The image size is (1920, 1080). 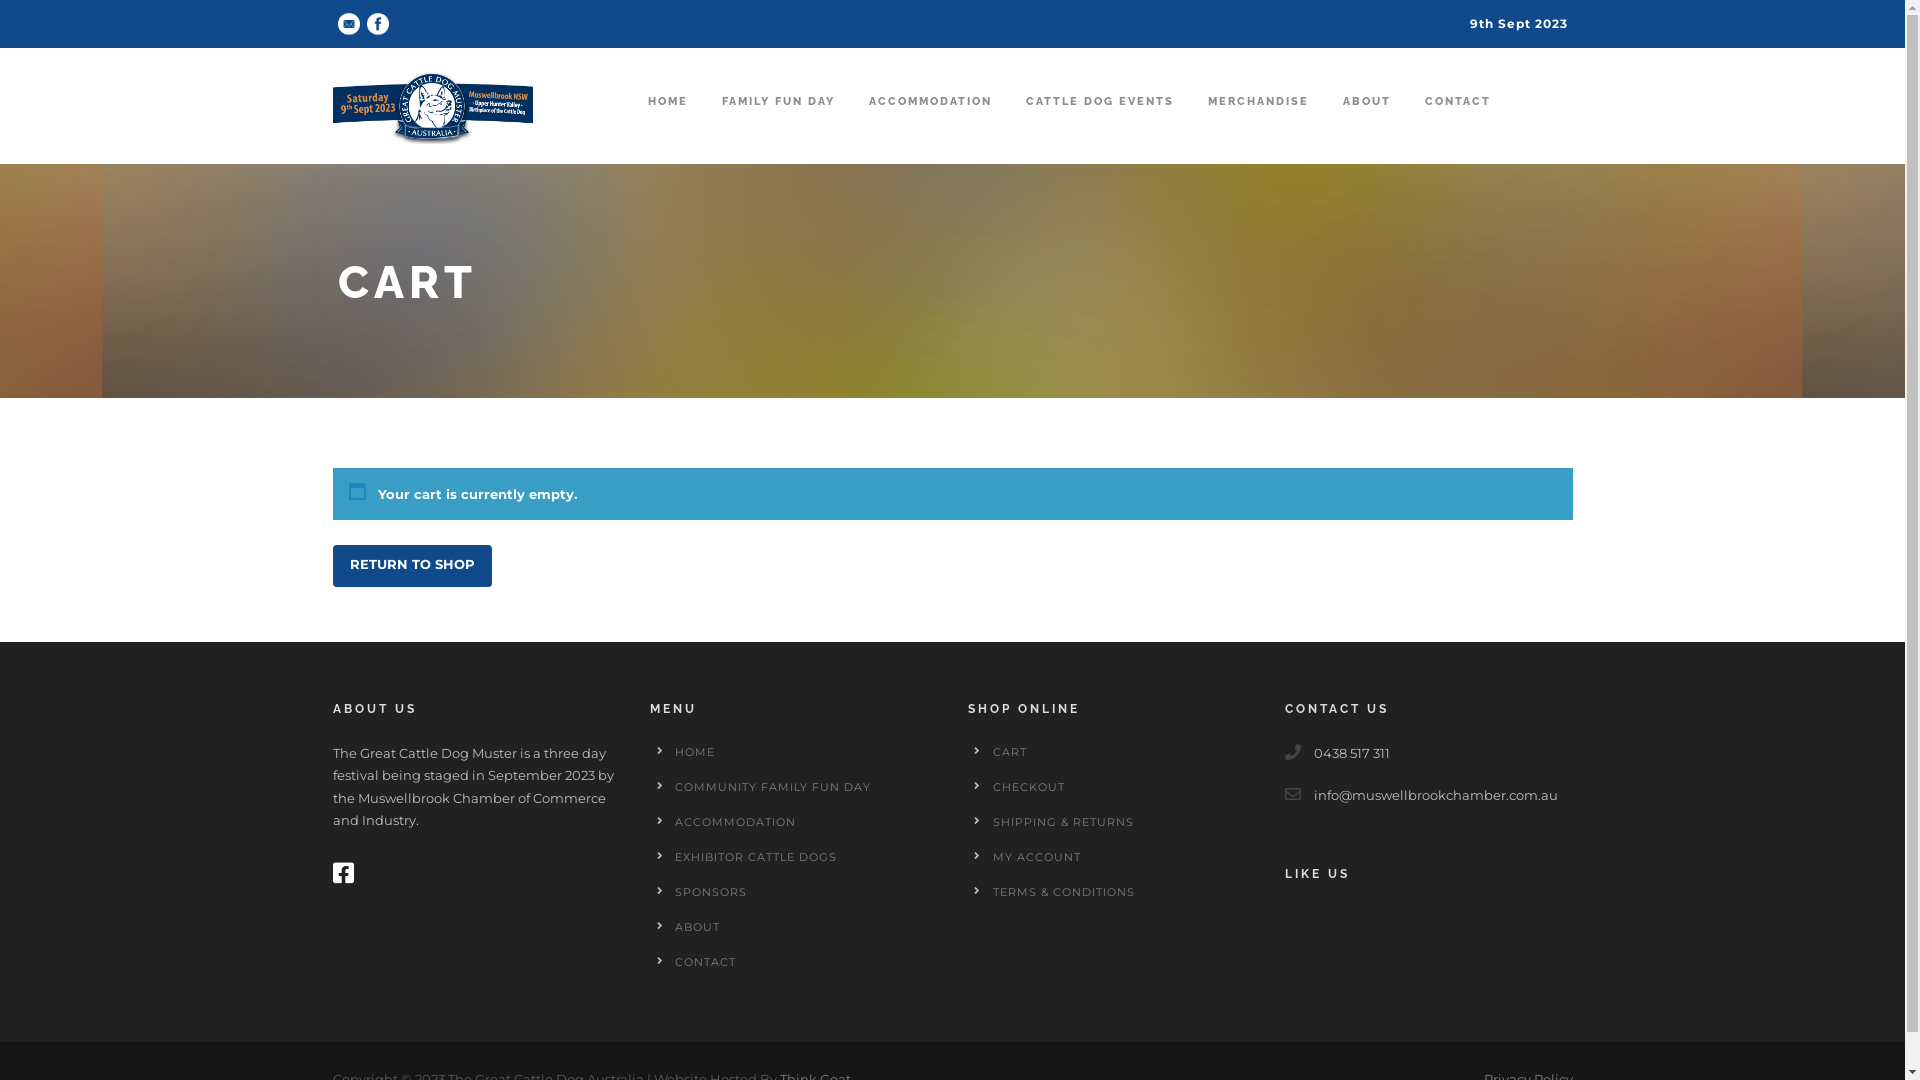 I want to click on 'CONTACT', so click(x=1457, y=121).